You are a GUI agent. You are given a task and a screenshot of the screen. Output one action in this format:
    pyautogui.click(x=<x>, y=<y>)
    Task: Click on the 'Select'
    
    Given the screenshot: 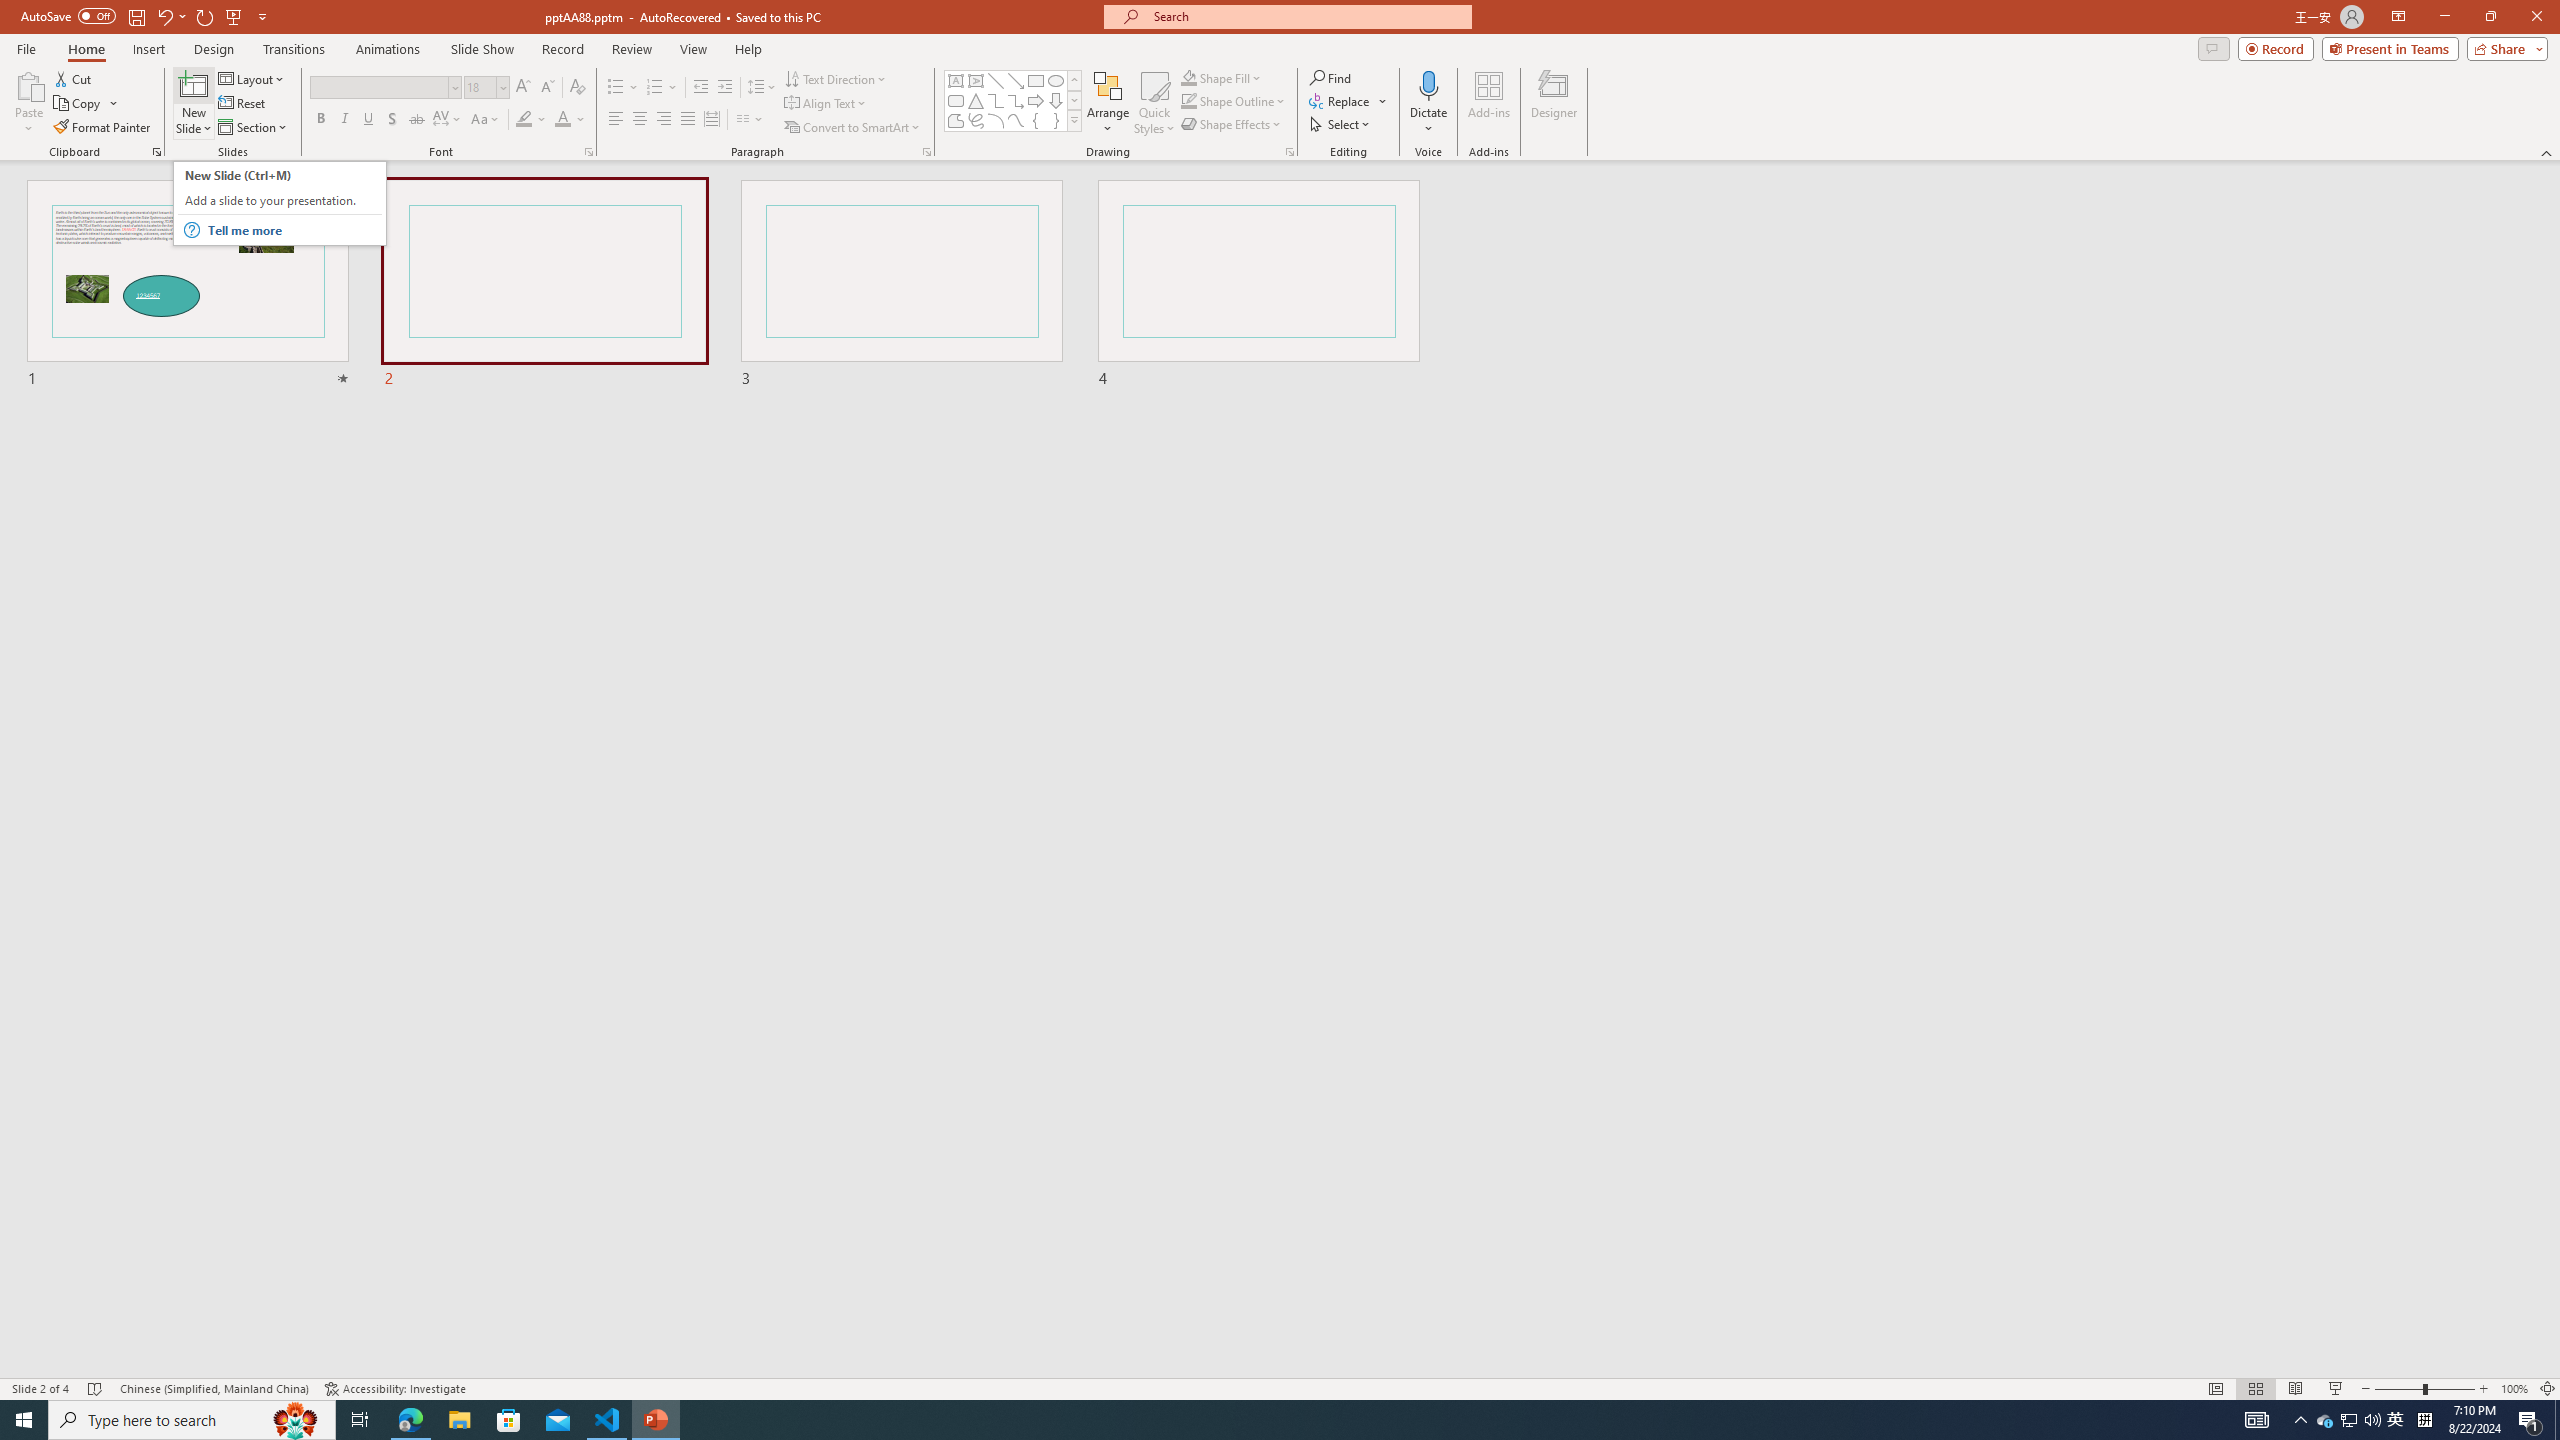 What is the action you would take?
    pyautogui.click(x=1341, y=122)
    